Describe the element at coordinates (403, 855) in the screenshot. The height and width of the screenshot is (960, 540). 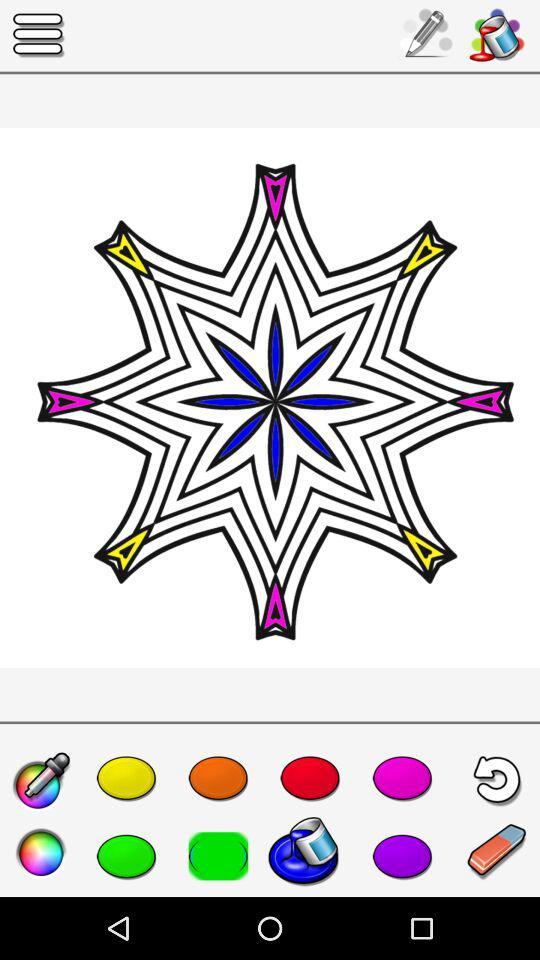
I see `the color which is to the immediate right of blue color in the second row` at that location.